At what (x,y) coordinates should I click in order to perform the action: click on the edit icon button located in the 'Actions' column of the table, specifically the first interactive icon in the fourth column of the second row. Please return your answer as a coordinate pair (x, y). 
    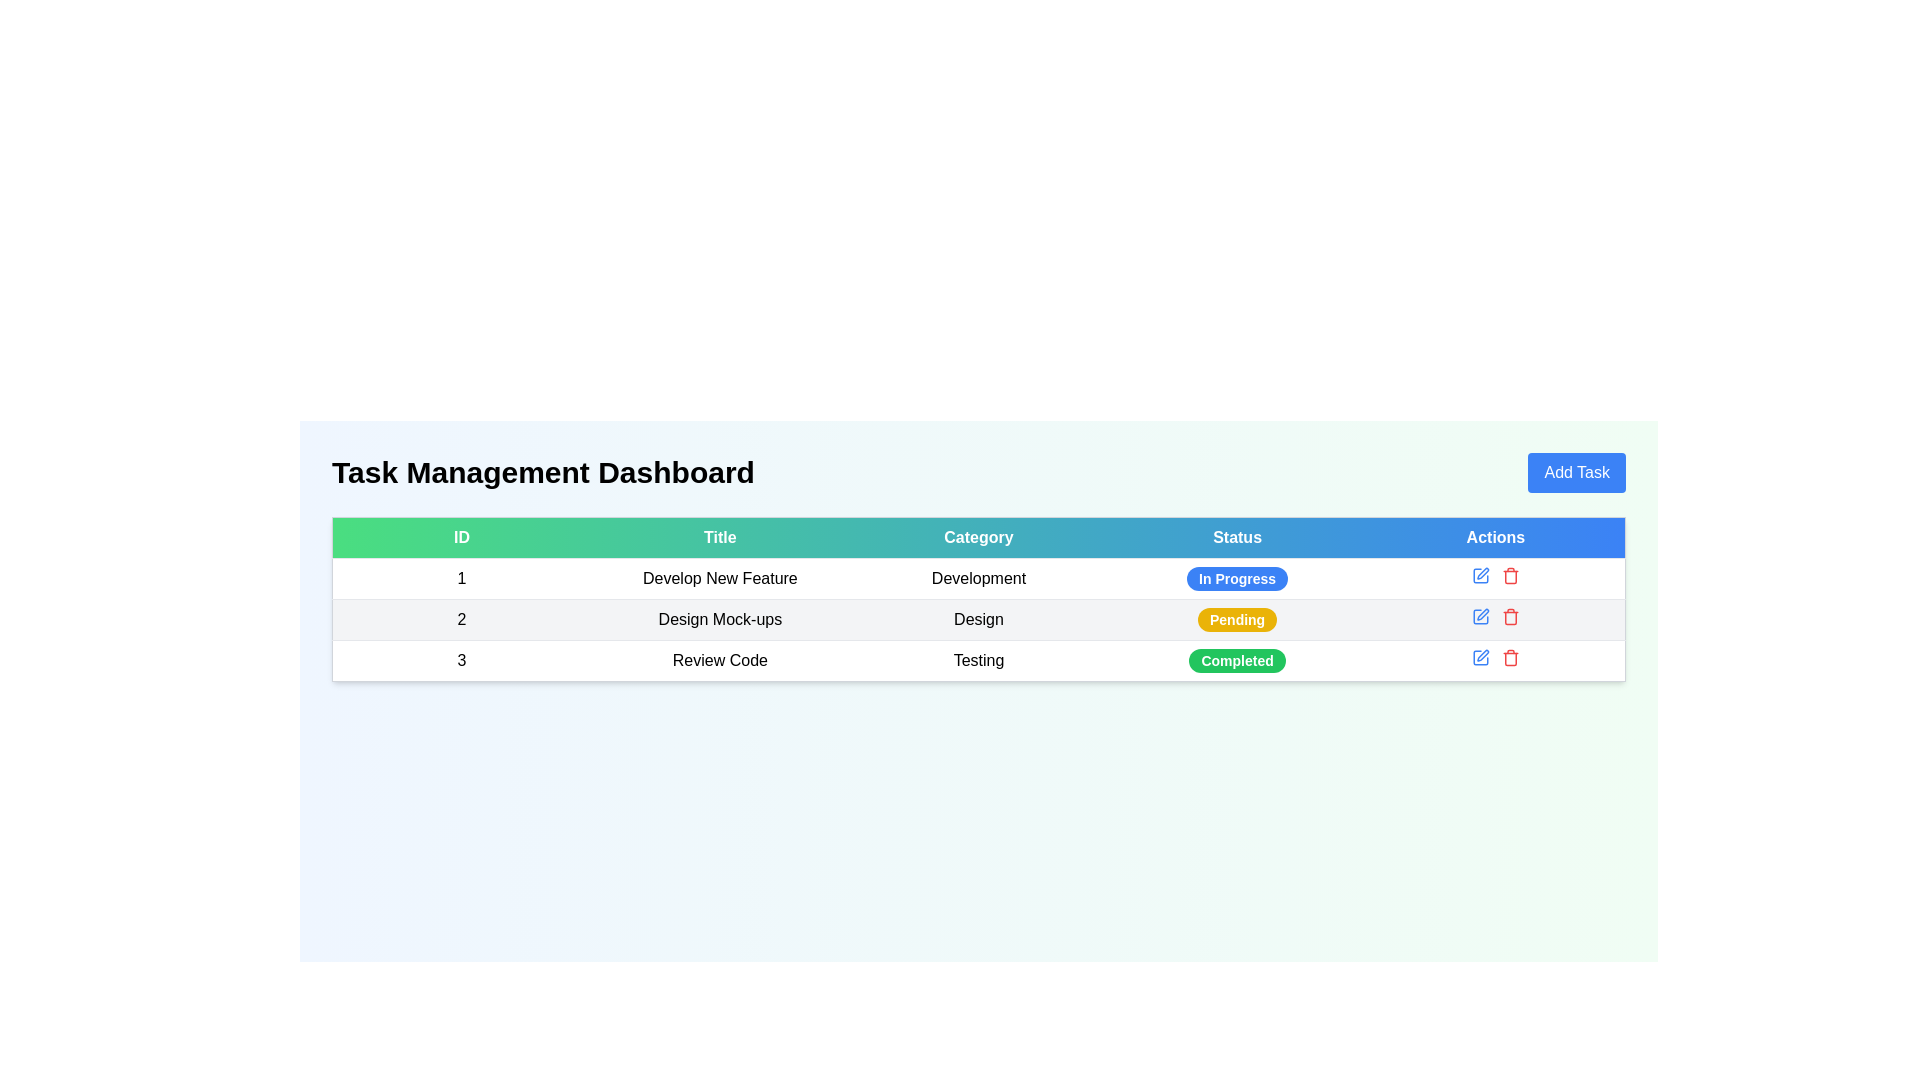
    Looking at the image, I should click on (1480, 575).